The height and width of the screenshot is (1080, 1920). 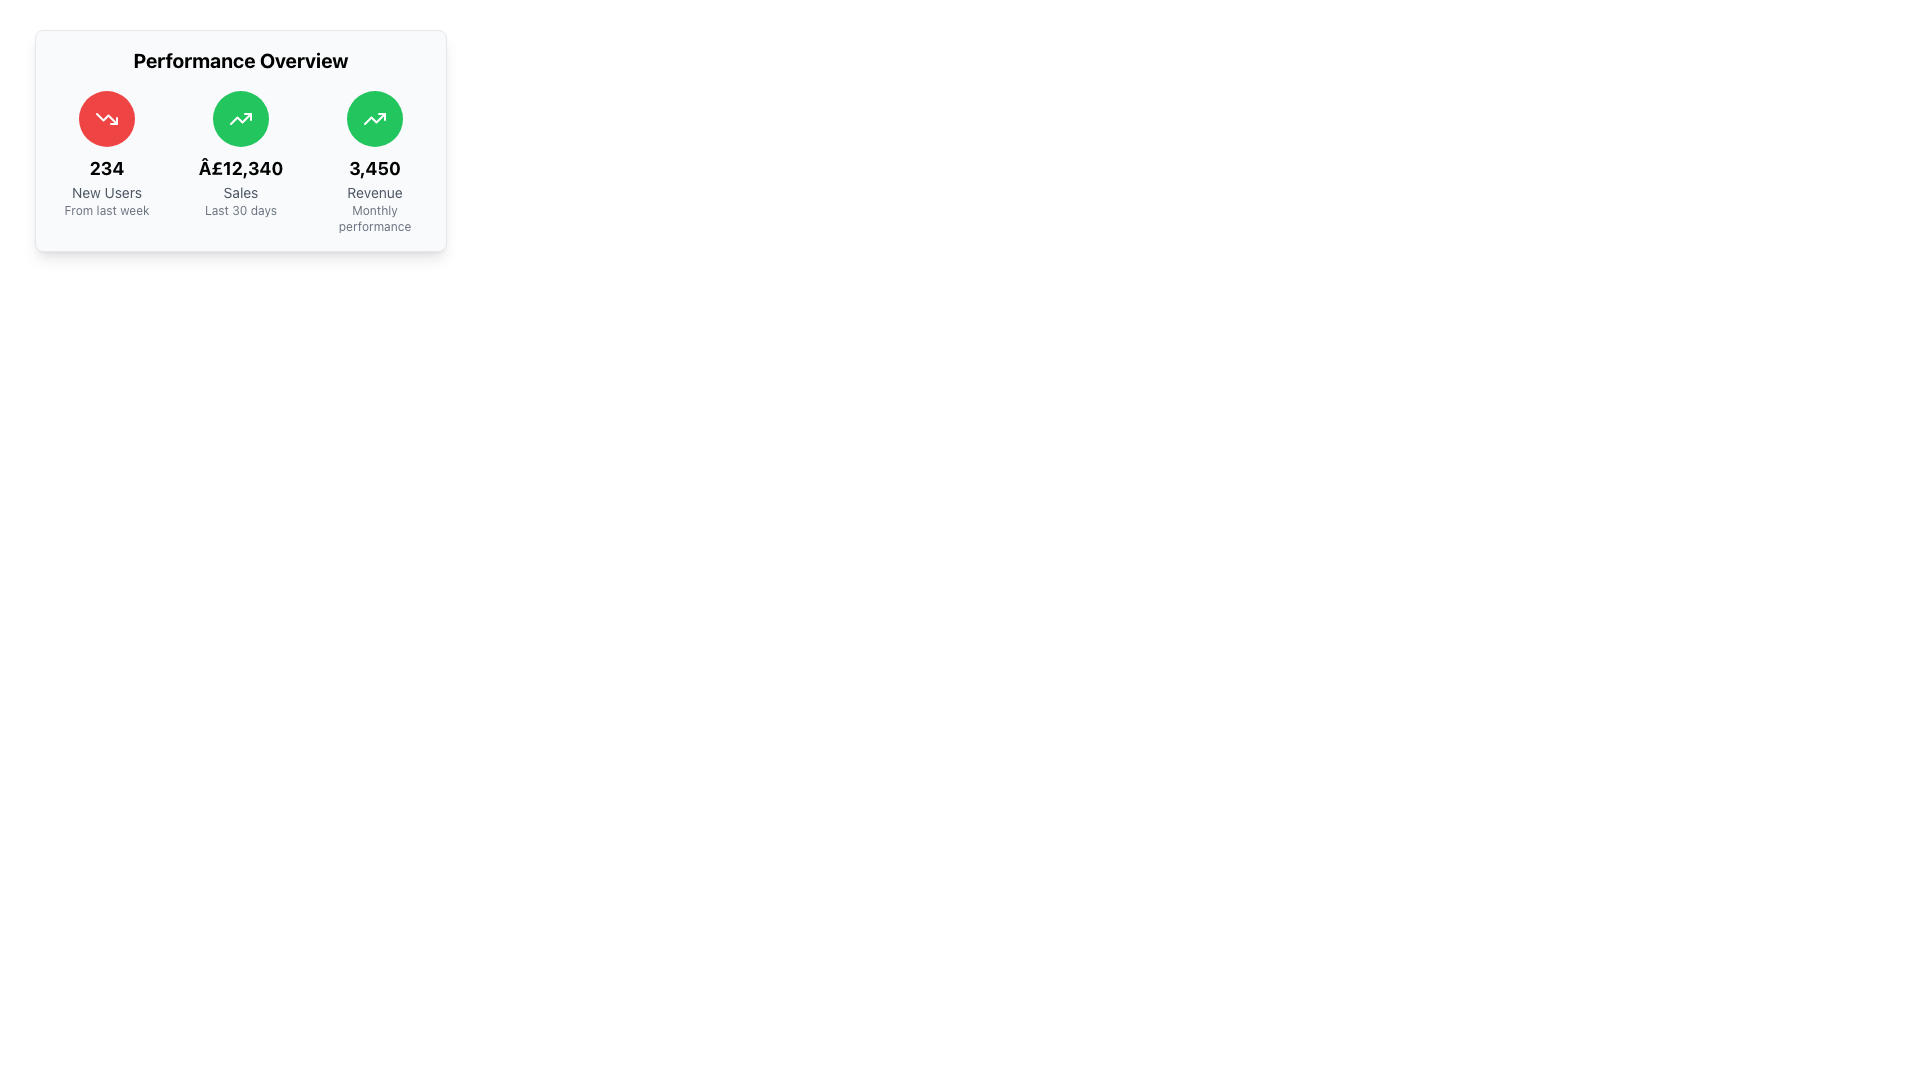 I want to click on the first SVG Icon in the 'Performance Overview' card that symbolizes a decrease or downward trend, so click(x=105, y=119).